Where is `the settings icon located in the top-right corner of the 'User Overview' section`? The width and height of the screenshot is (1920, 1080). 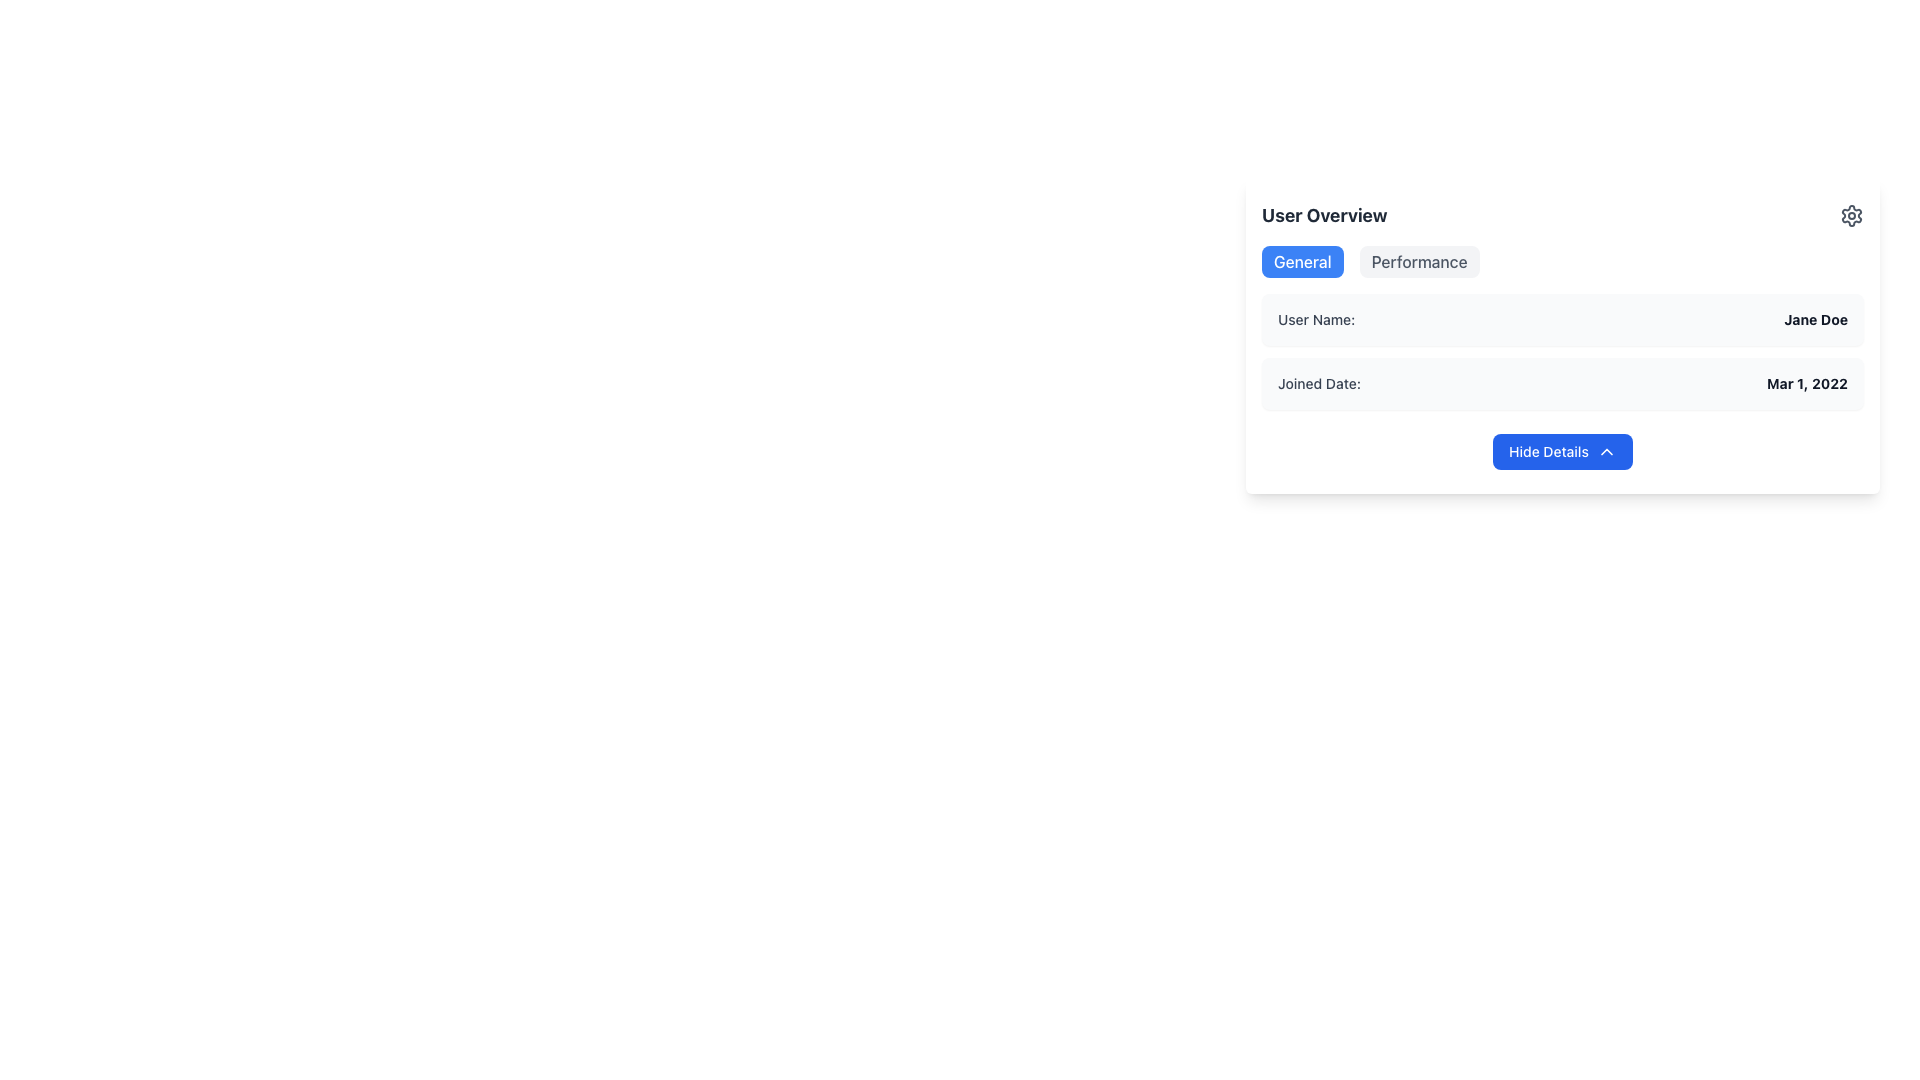 the settings icon located in the top-right corner of the 'User Overview' section is located at coordinates (1851, 216).